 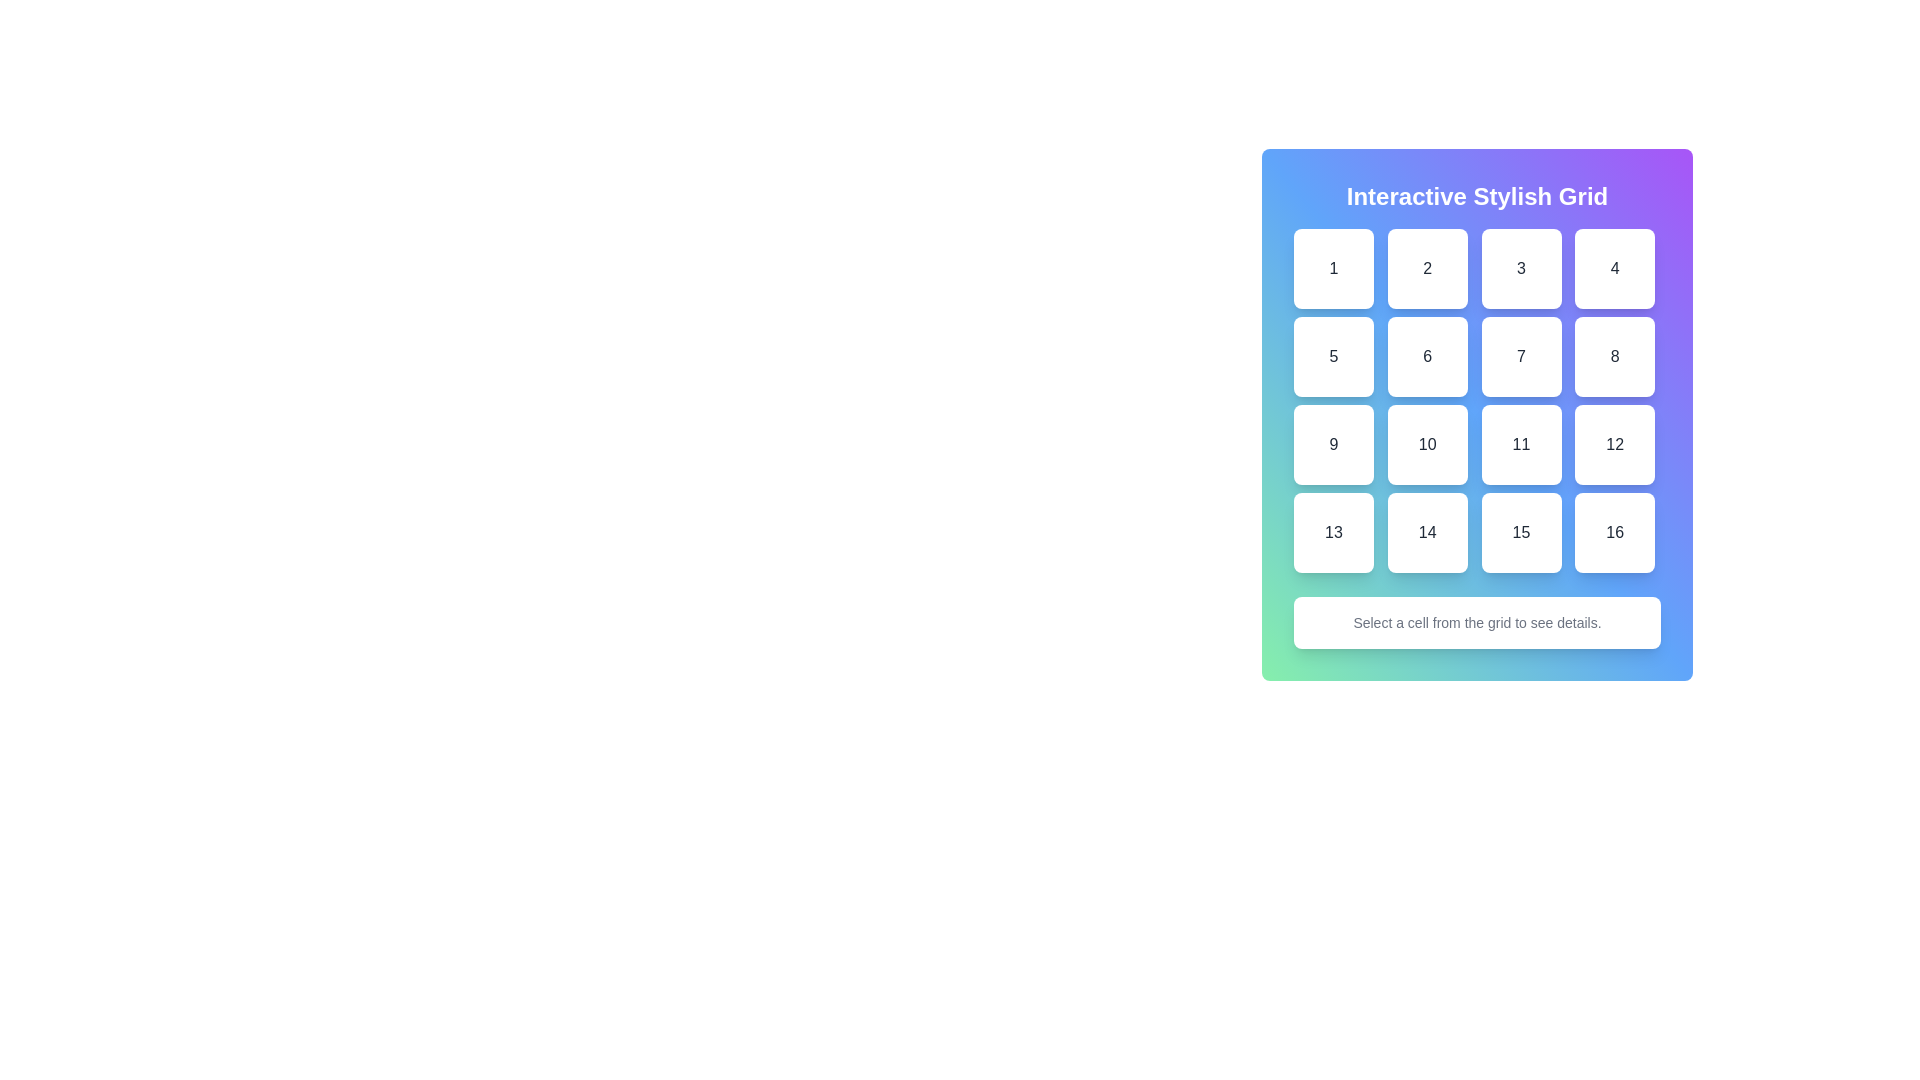 What do you see at coordinates (1334, 356) in the screenshot?
I see `the square button with a white background and a bold numeral '5' in gray, located in the second row of the 4x4 grid under 'Interactive Stylish Grid'` at bounding box center [1334, 356].